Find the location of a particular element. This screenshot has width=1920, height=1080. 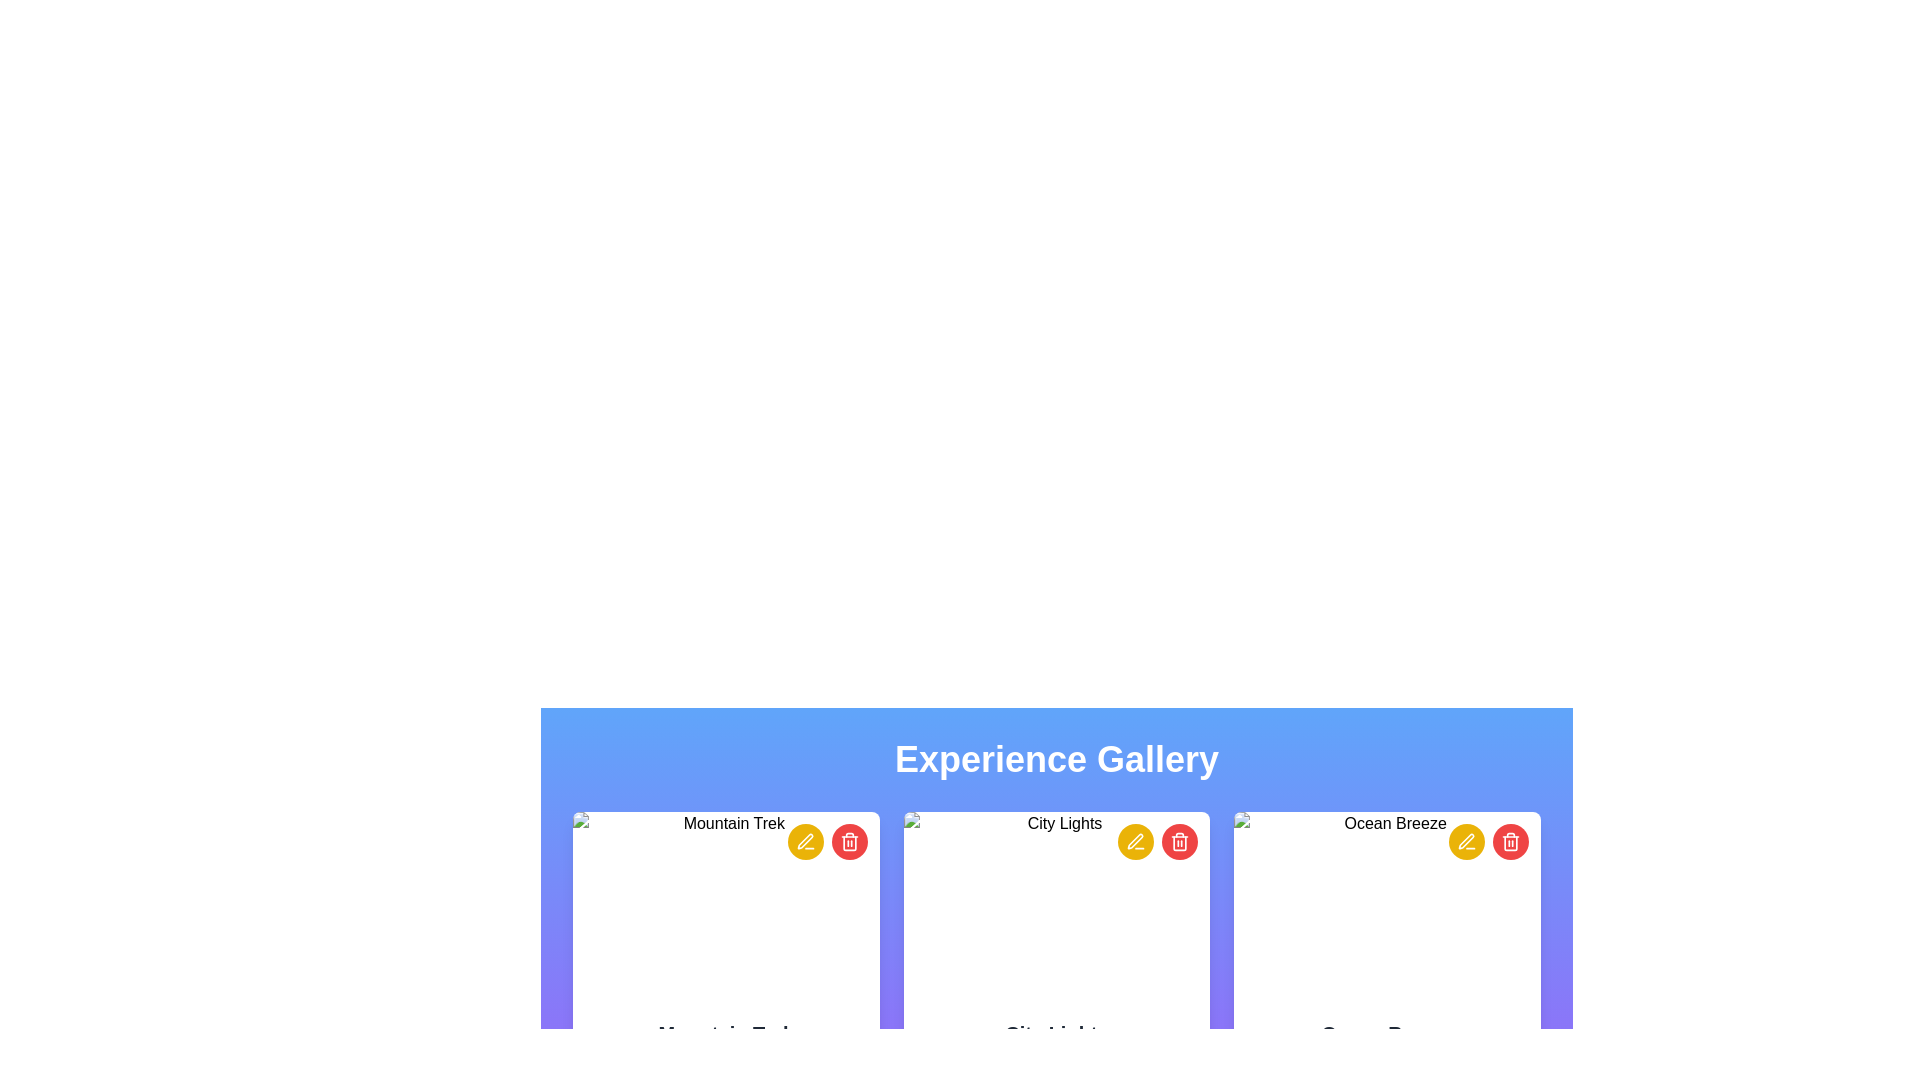

the red circular button with a trash bin icon located in the top-right corner of the 'Mountain Trek' card is located at coordinates (827, 841).